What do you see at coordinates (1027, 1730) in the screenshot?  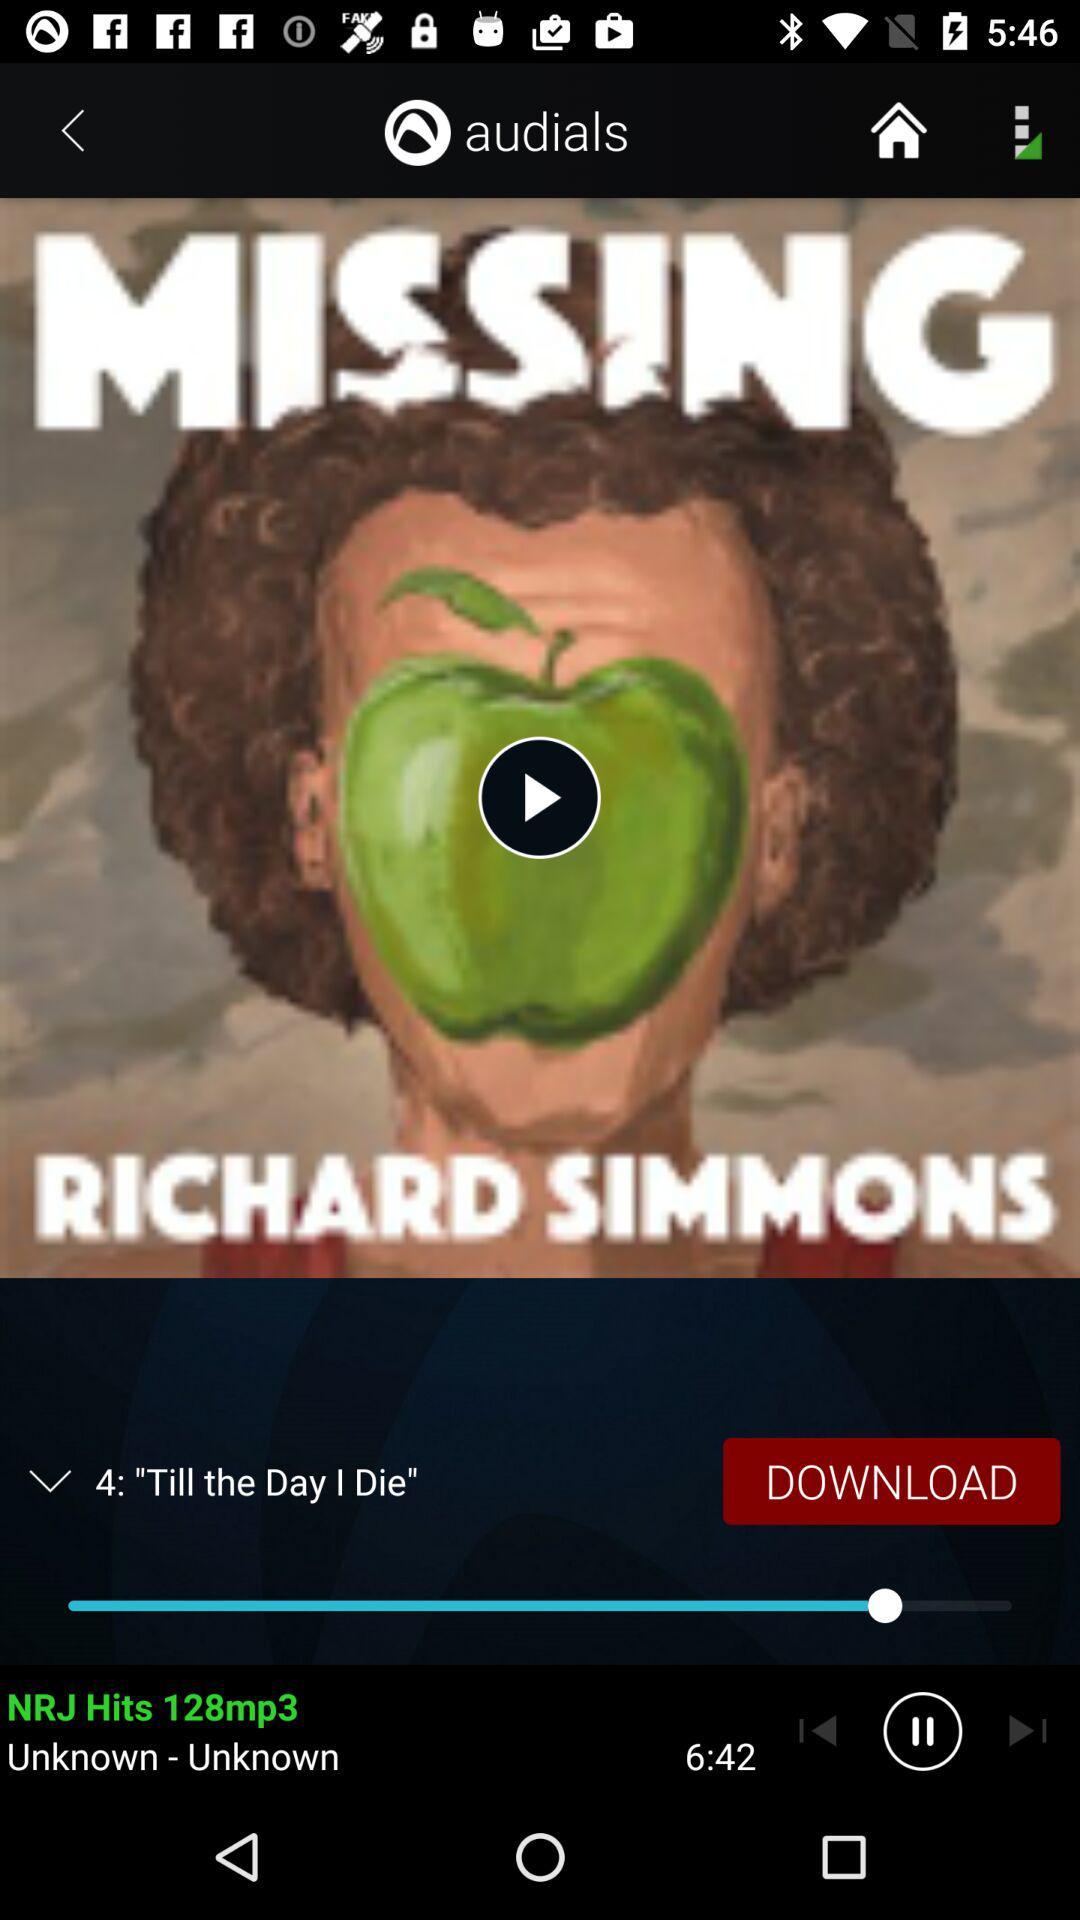 I see `the skip_next icon` at bounding box center [1027, 1730].